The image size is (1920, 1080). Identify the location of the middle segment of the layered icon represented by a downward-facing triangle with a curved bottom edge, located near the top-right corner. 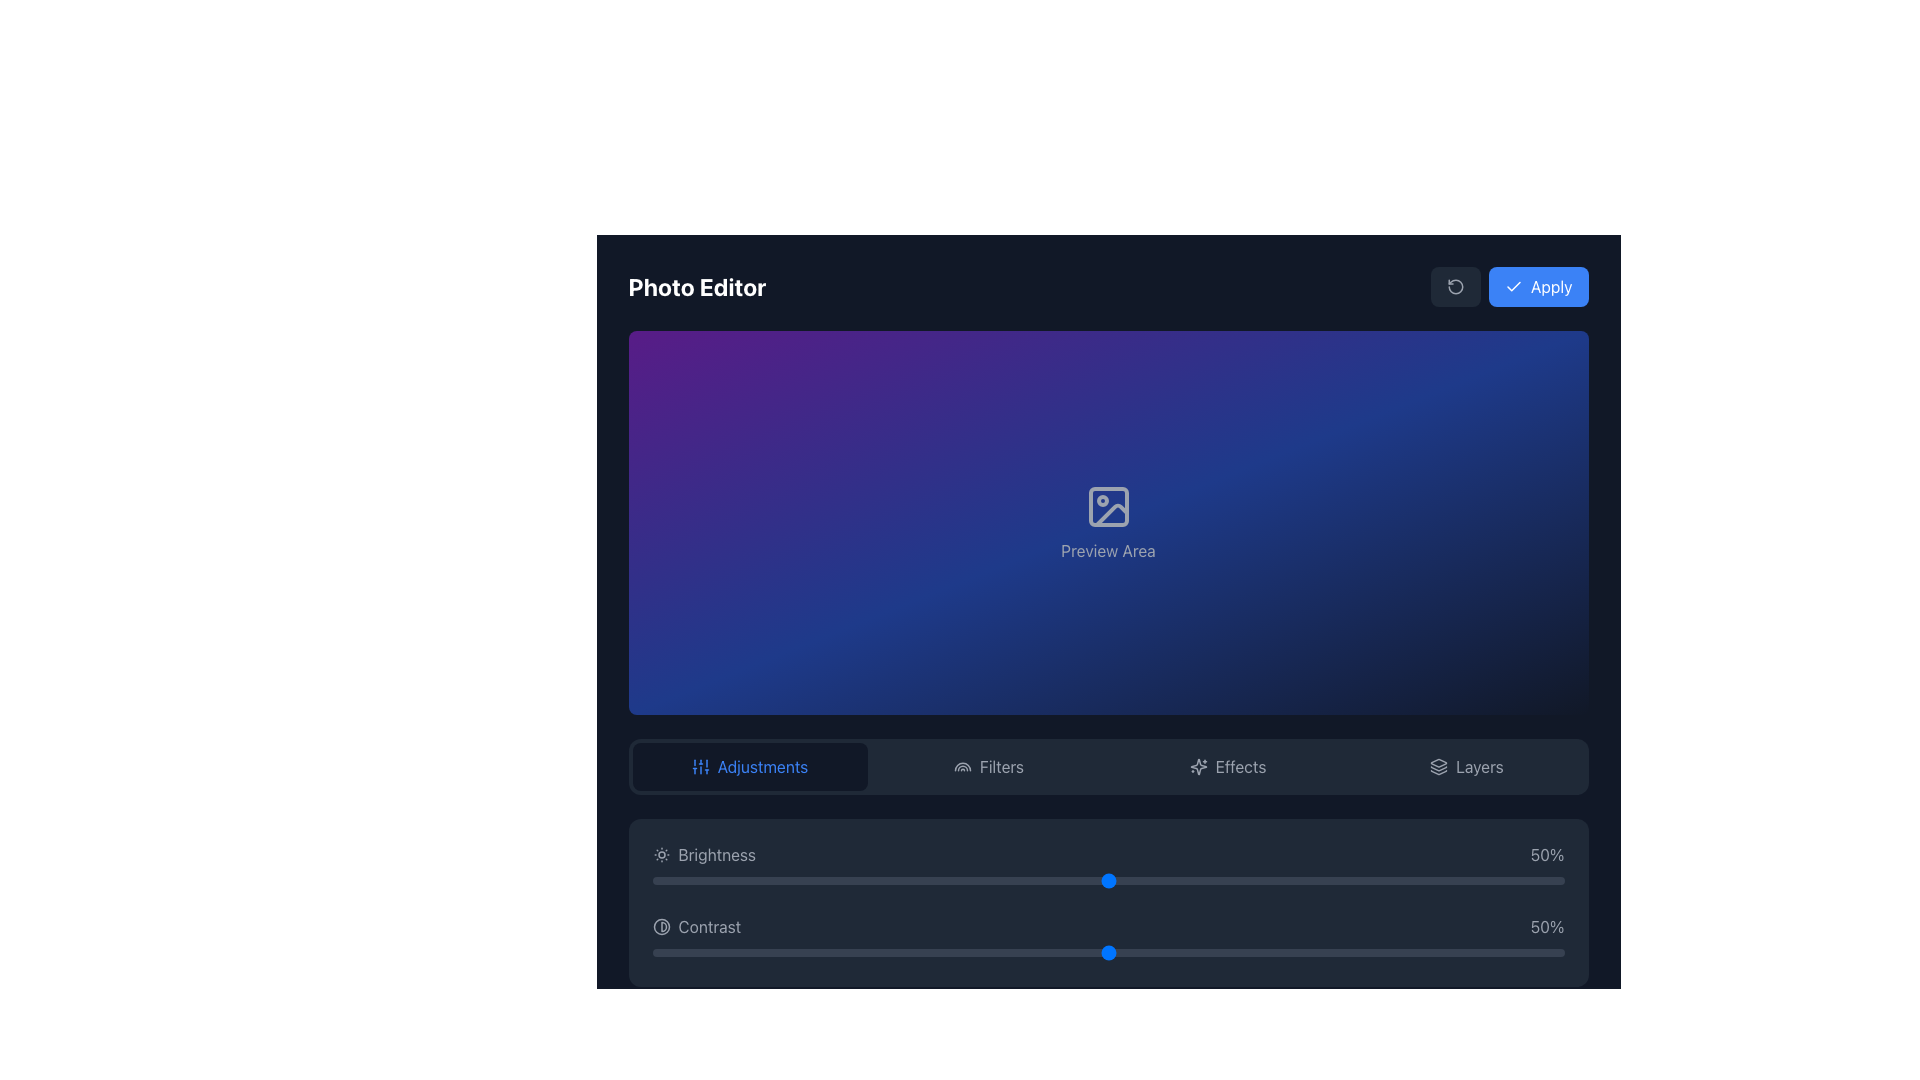
(1438, 767).